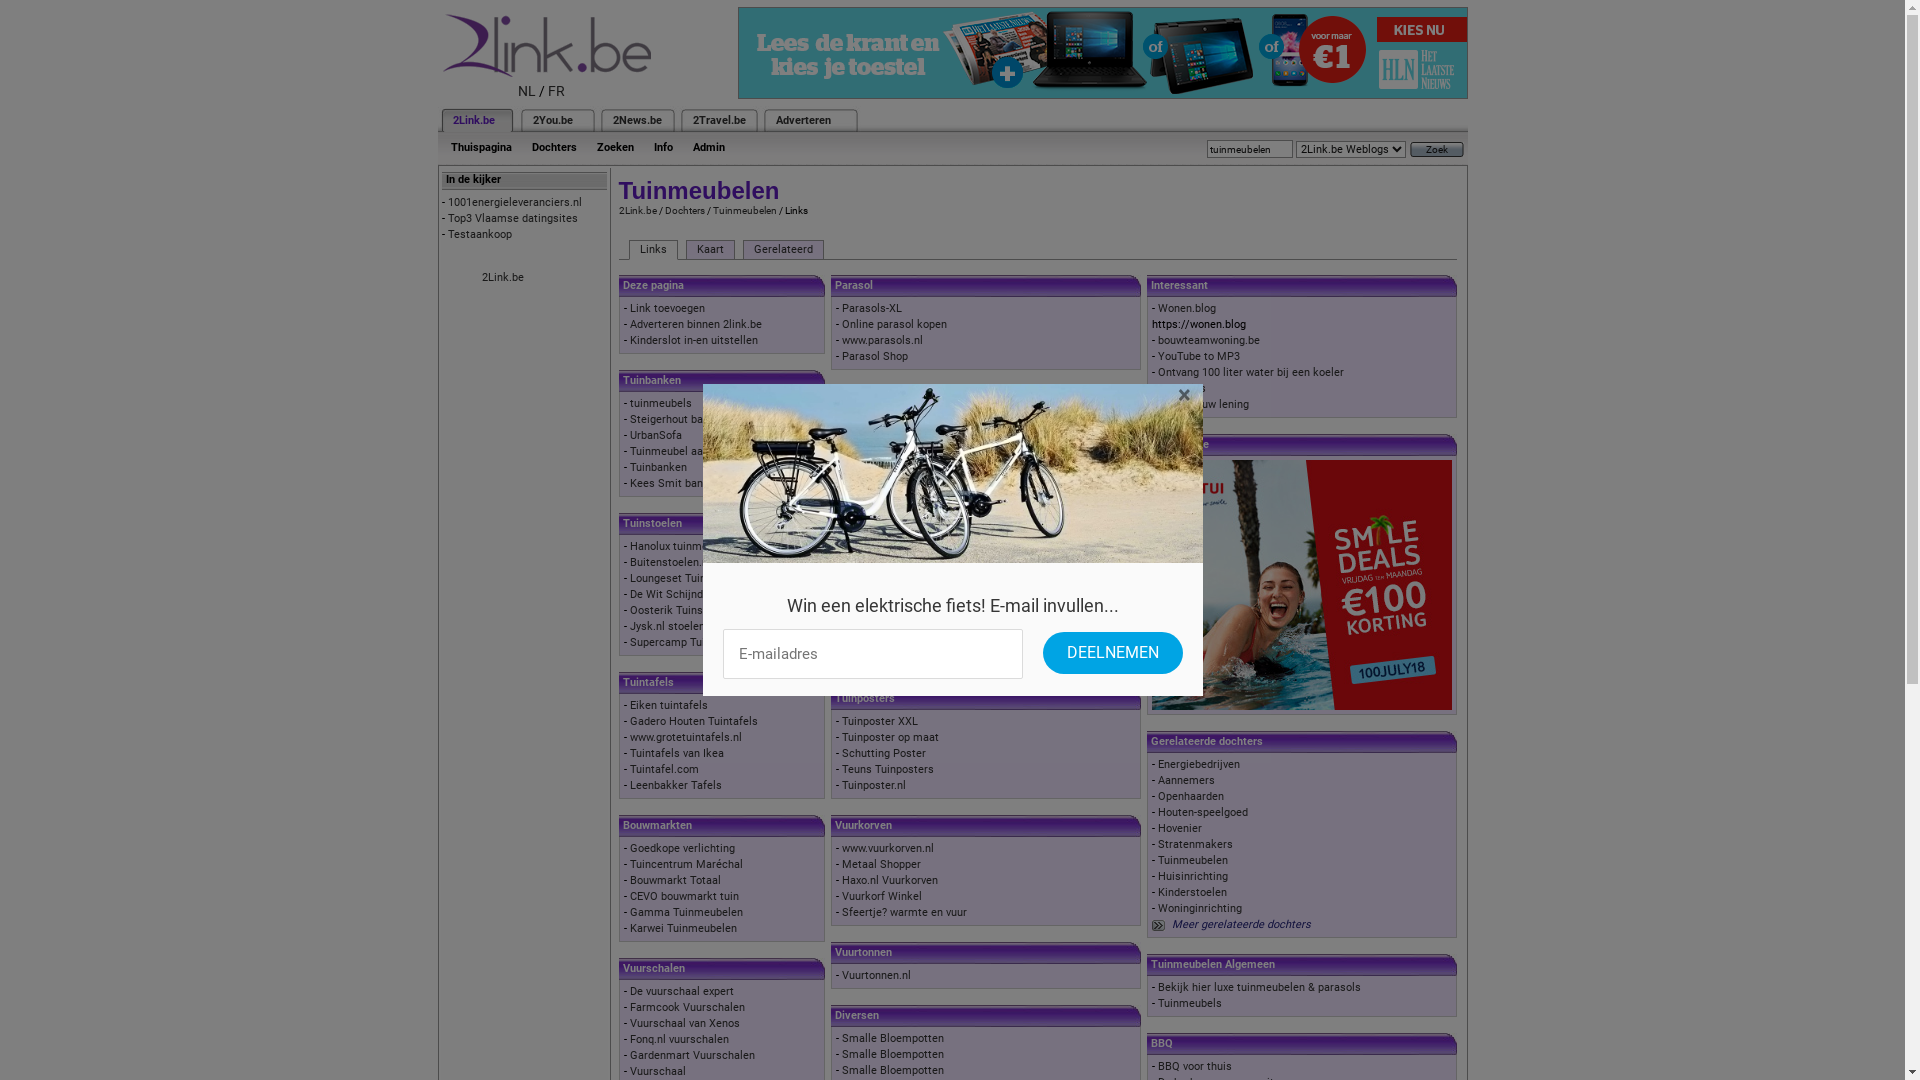 This screenshot has height=1080, width=1920. What do you see at coordinates (668, 704) in the screenshot?
I see `'Eiken tuintafels'` at bounding box center [668, 704].